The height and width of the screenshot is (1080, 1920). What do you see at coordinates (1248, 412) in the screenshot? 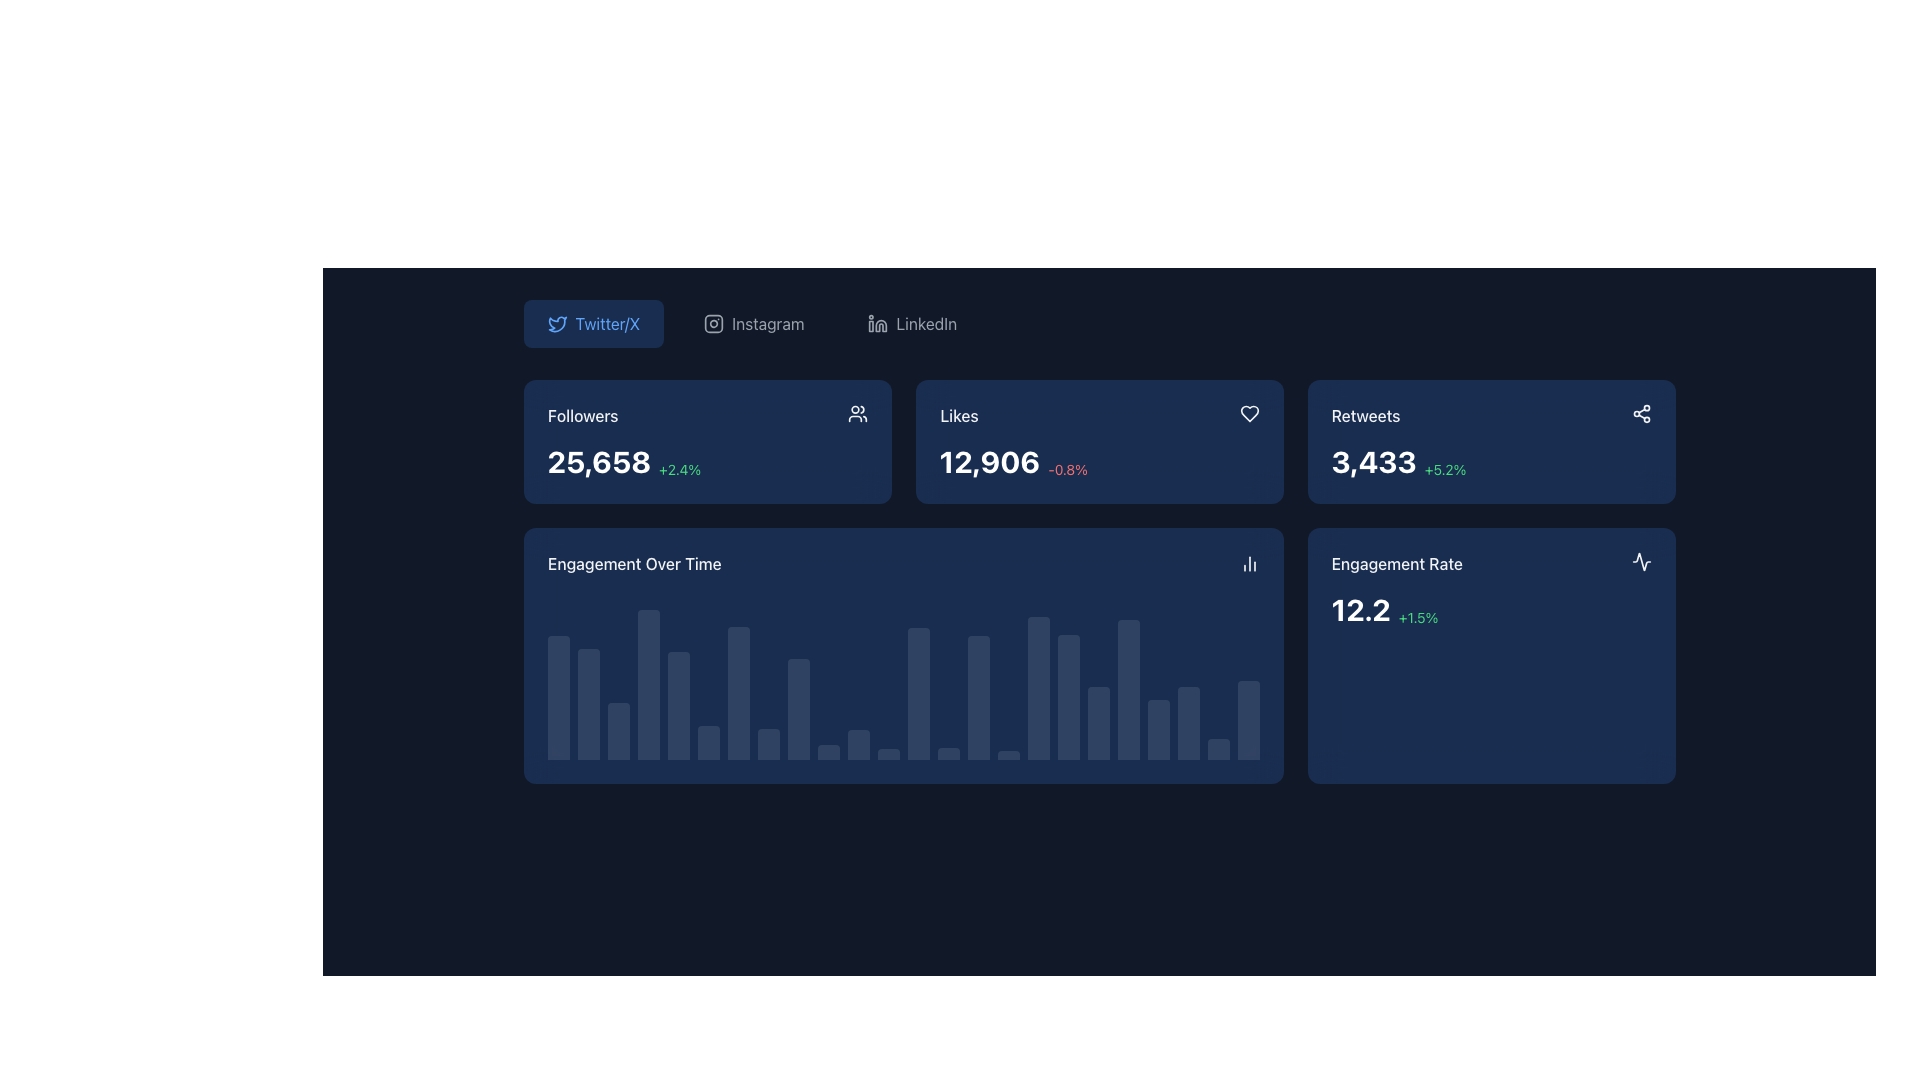
I see `the heart-shaped icon in the 'Likes' card located at the top-right corner, near the numerical likes count` at bounding box center [1248, 412].